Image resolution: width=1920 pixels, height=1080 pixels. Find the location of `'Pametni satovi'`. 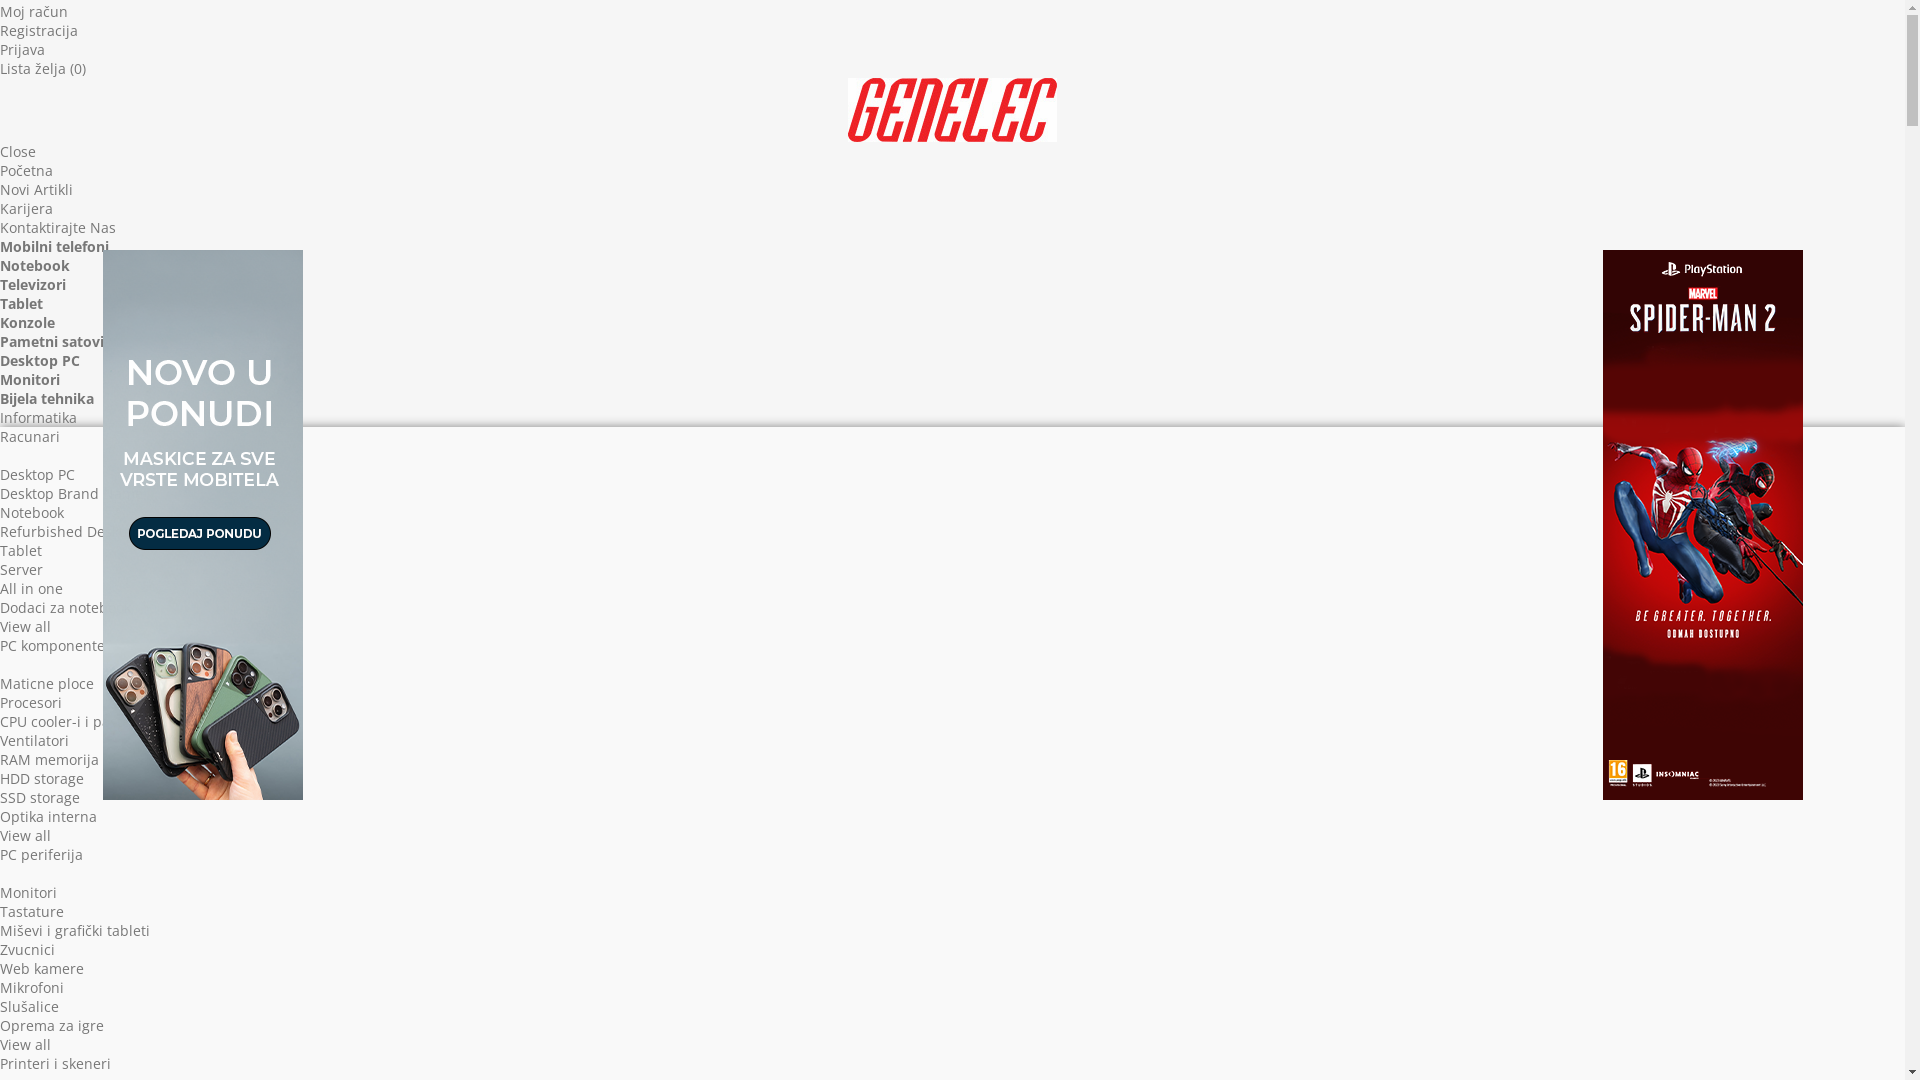

'Pametni satovi' is located at coordinates (52, 340).